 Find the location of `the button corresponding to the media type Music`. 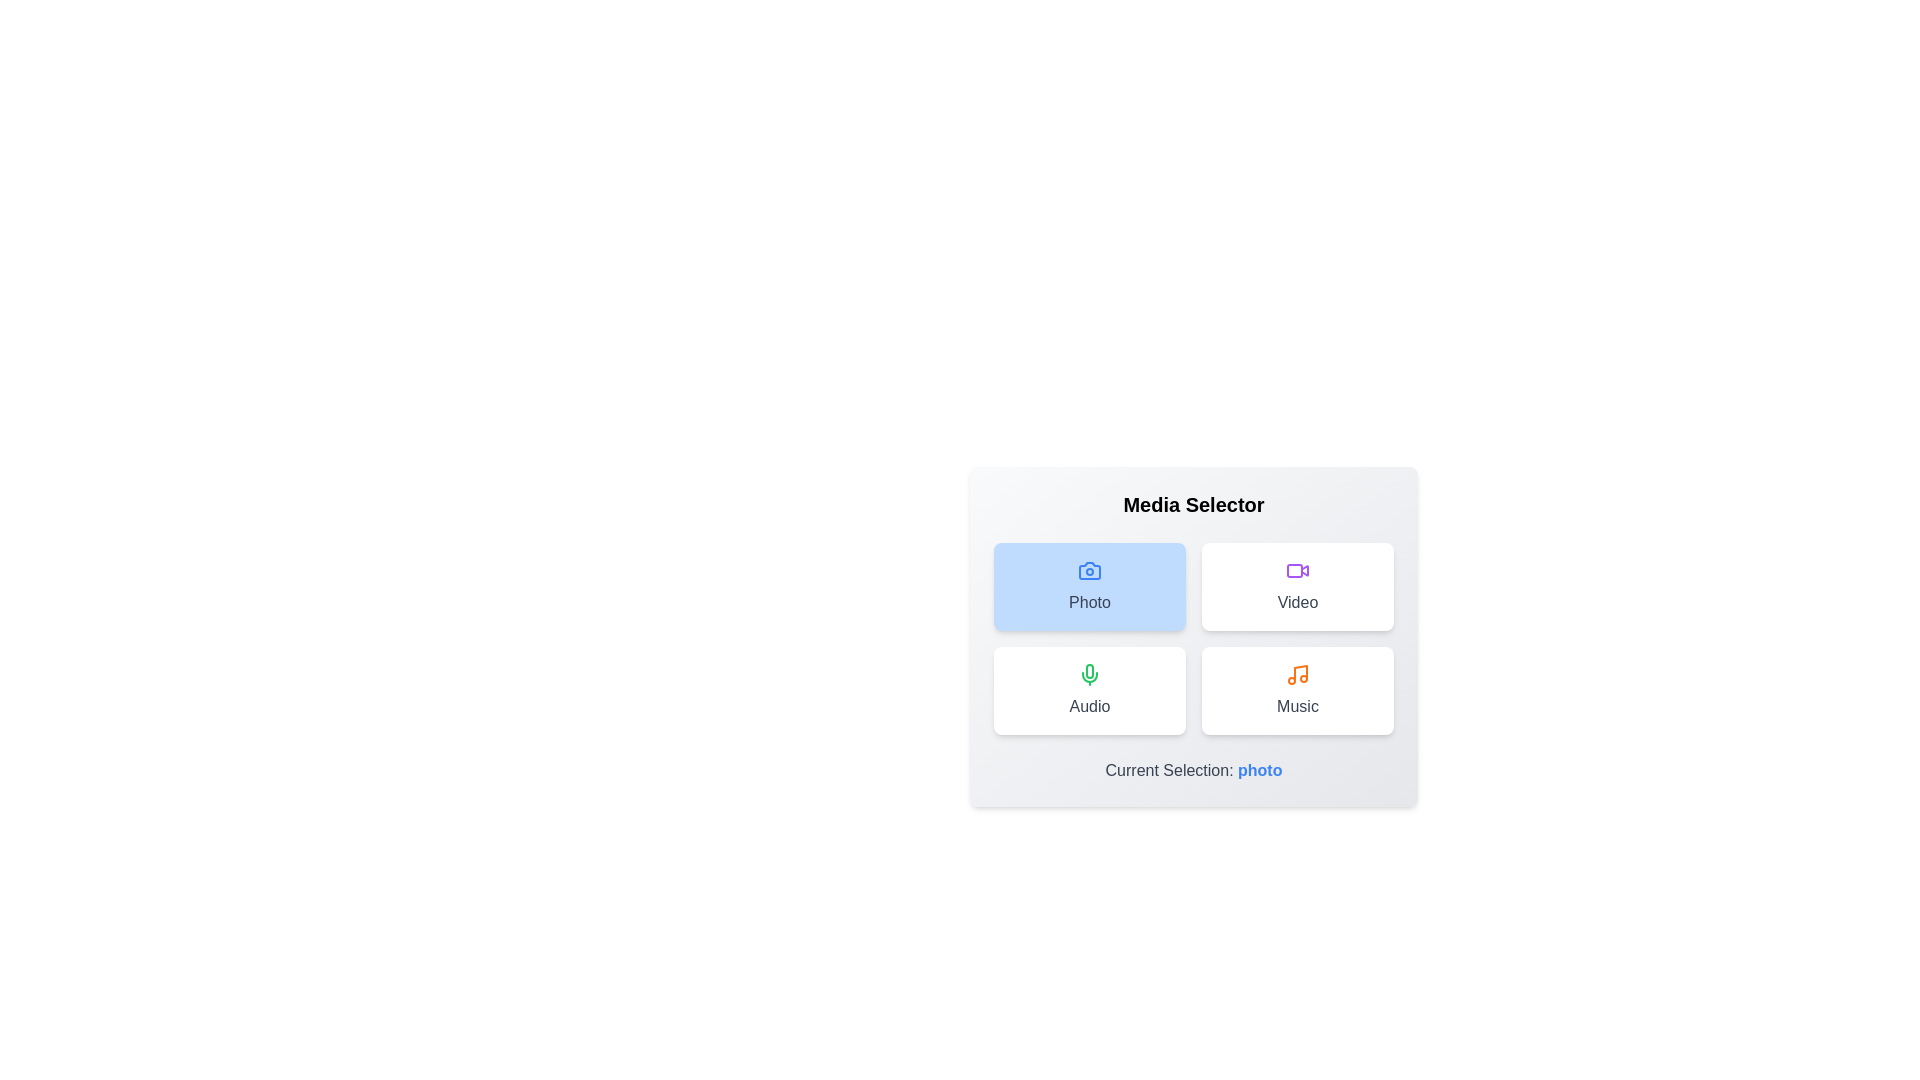

the button corresponding to the media type Music is located at coordinates (1297, 689).